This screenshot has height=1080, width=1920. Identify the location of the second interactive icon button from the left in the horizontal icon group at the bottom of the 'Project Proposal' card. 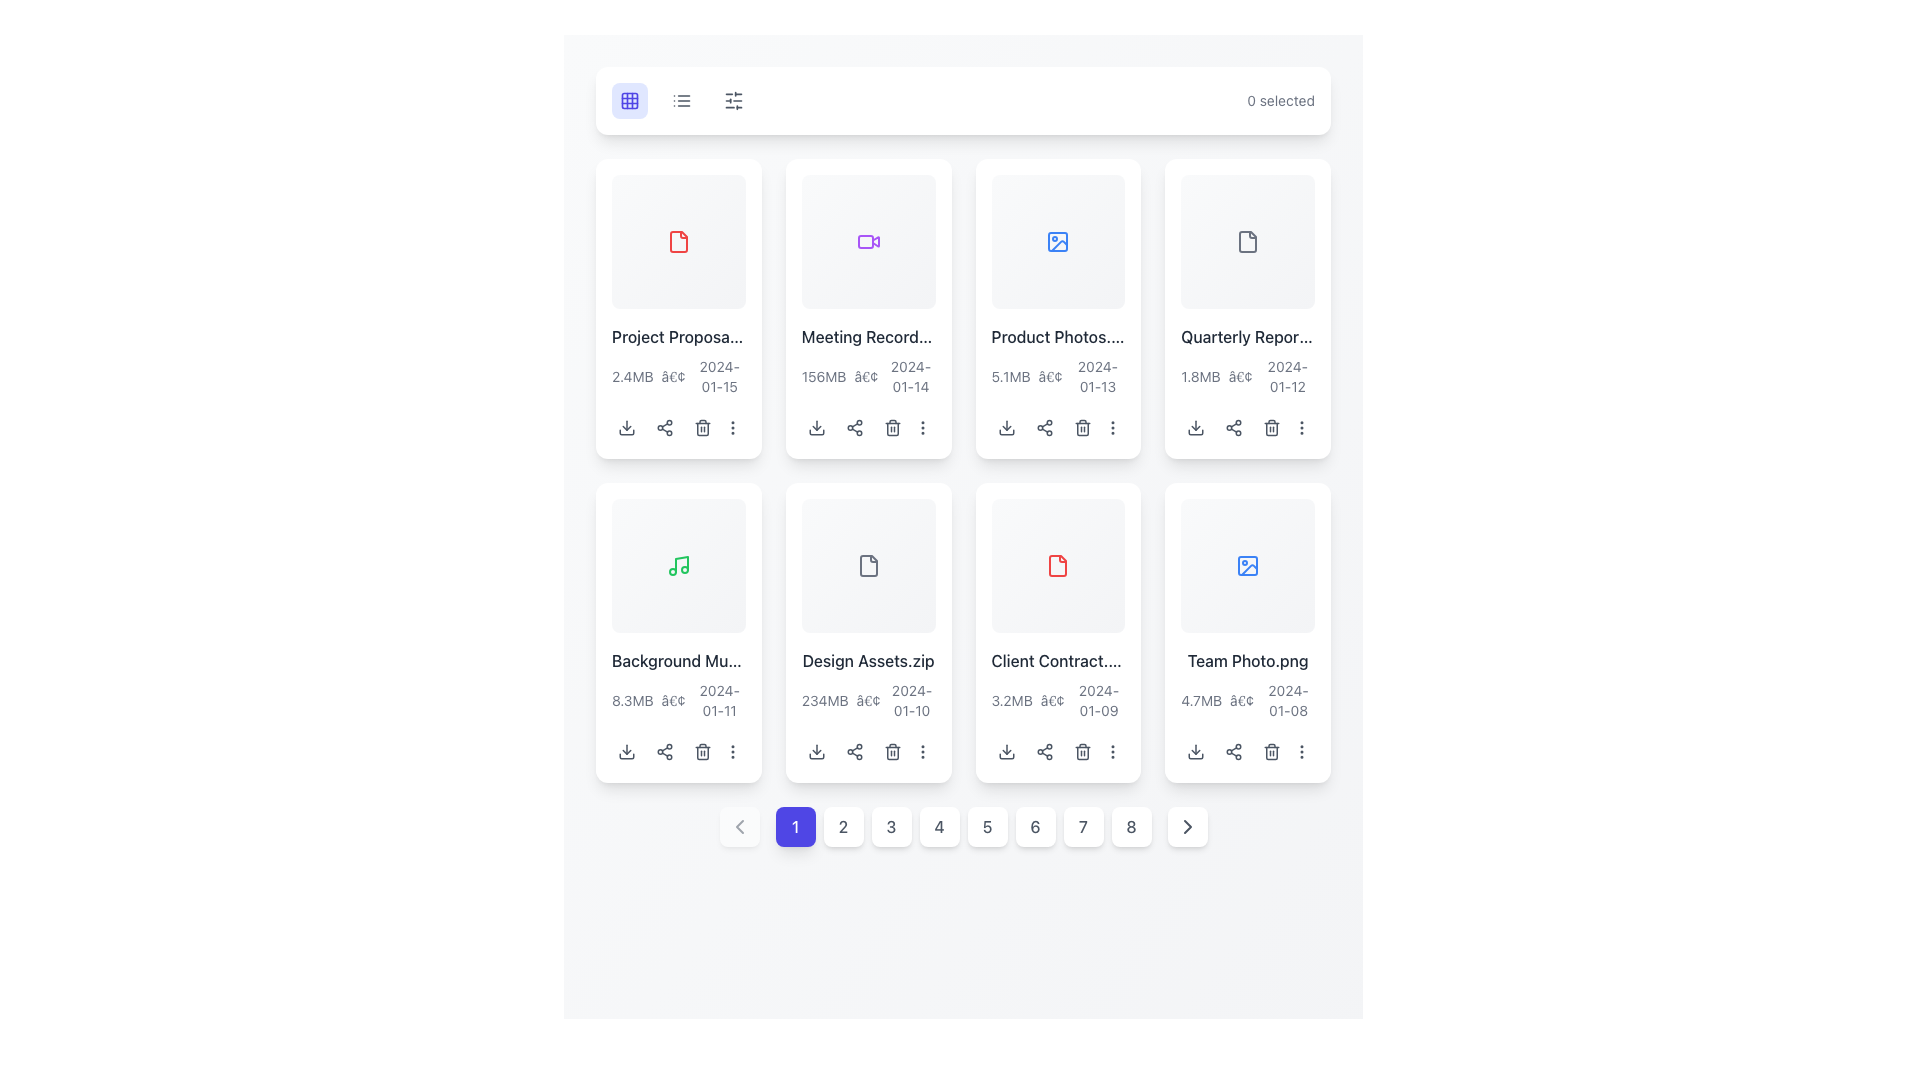
(665, 426).